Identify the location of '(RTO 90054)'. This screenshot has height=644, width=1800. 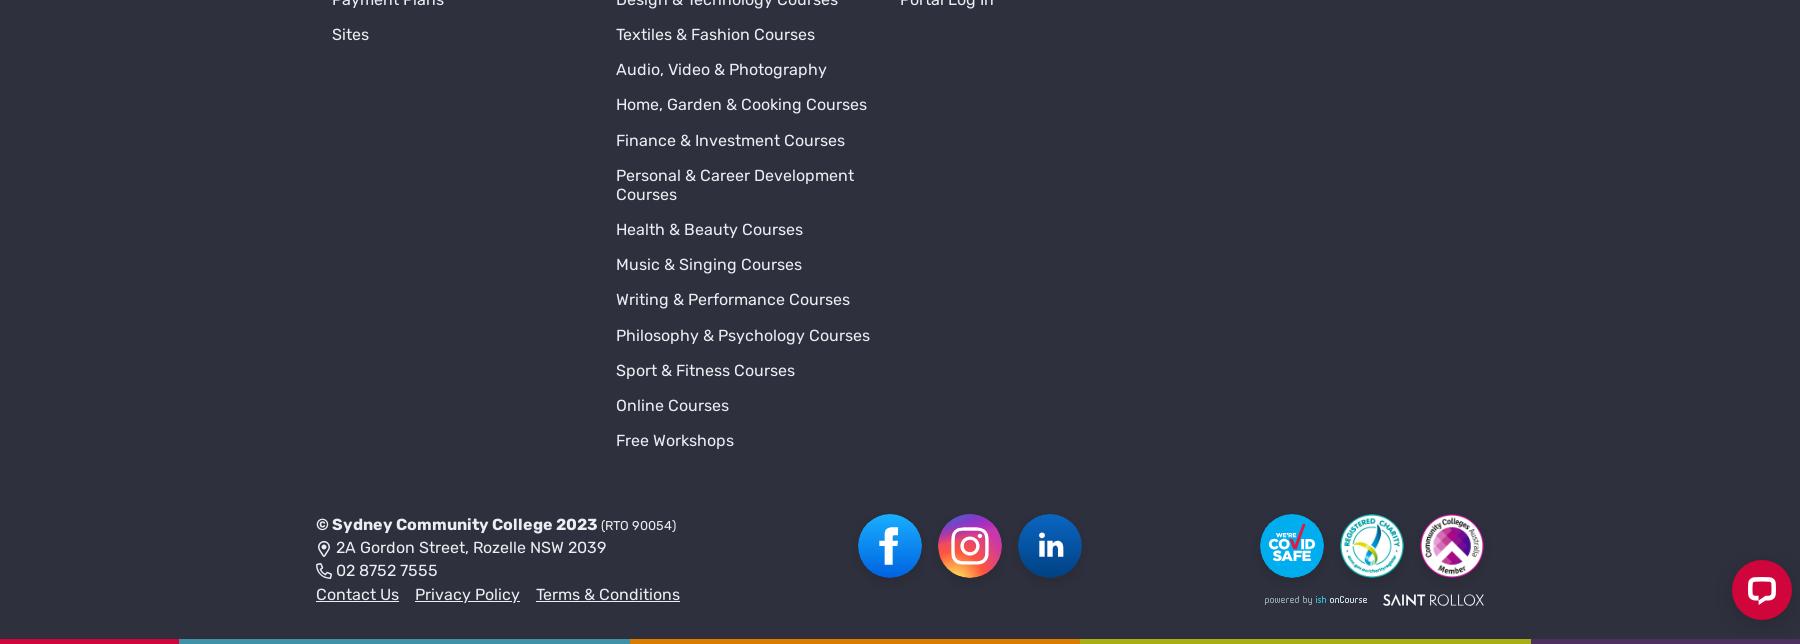
(638, 245).